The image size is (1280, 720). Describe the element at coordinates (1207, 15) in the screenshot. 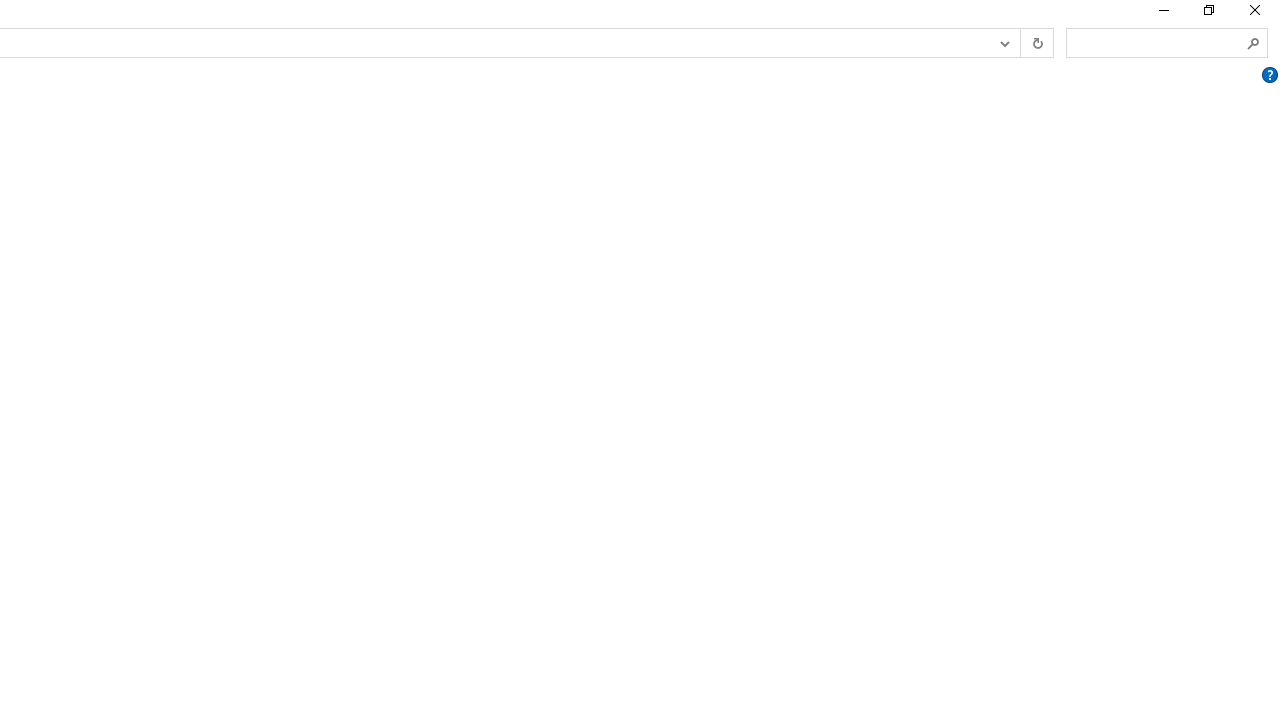

I see `'Restore'` at that location.